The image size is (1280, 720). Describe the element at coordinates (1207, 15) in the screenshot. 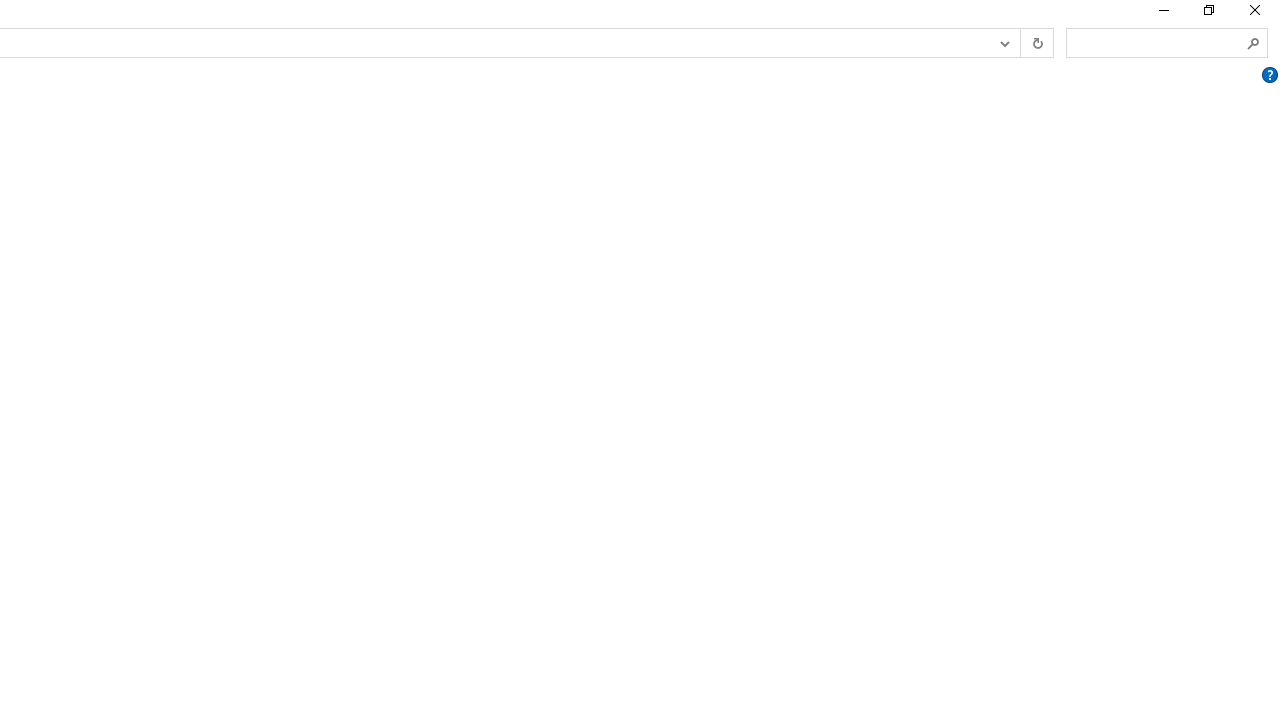

I see `'Restore'` at that location.